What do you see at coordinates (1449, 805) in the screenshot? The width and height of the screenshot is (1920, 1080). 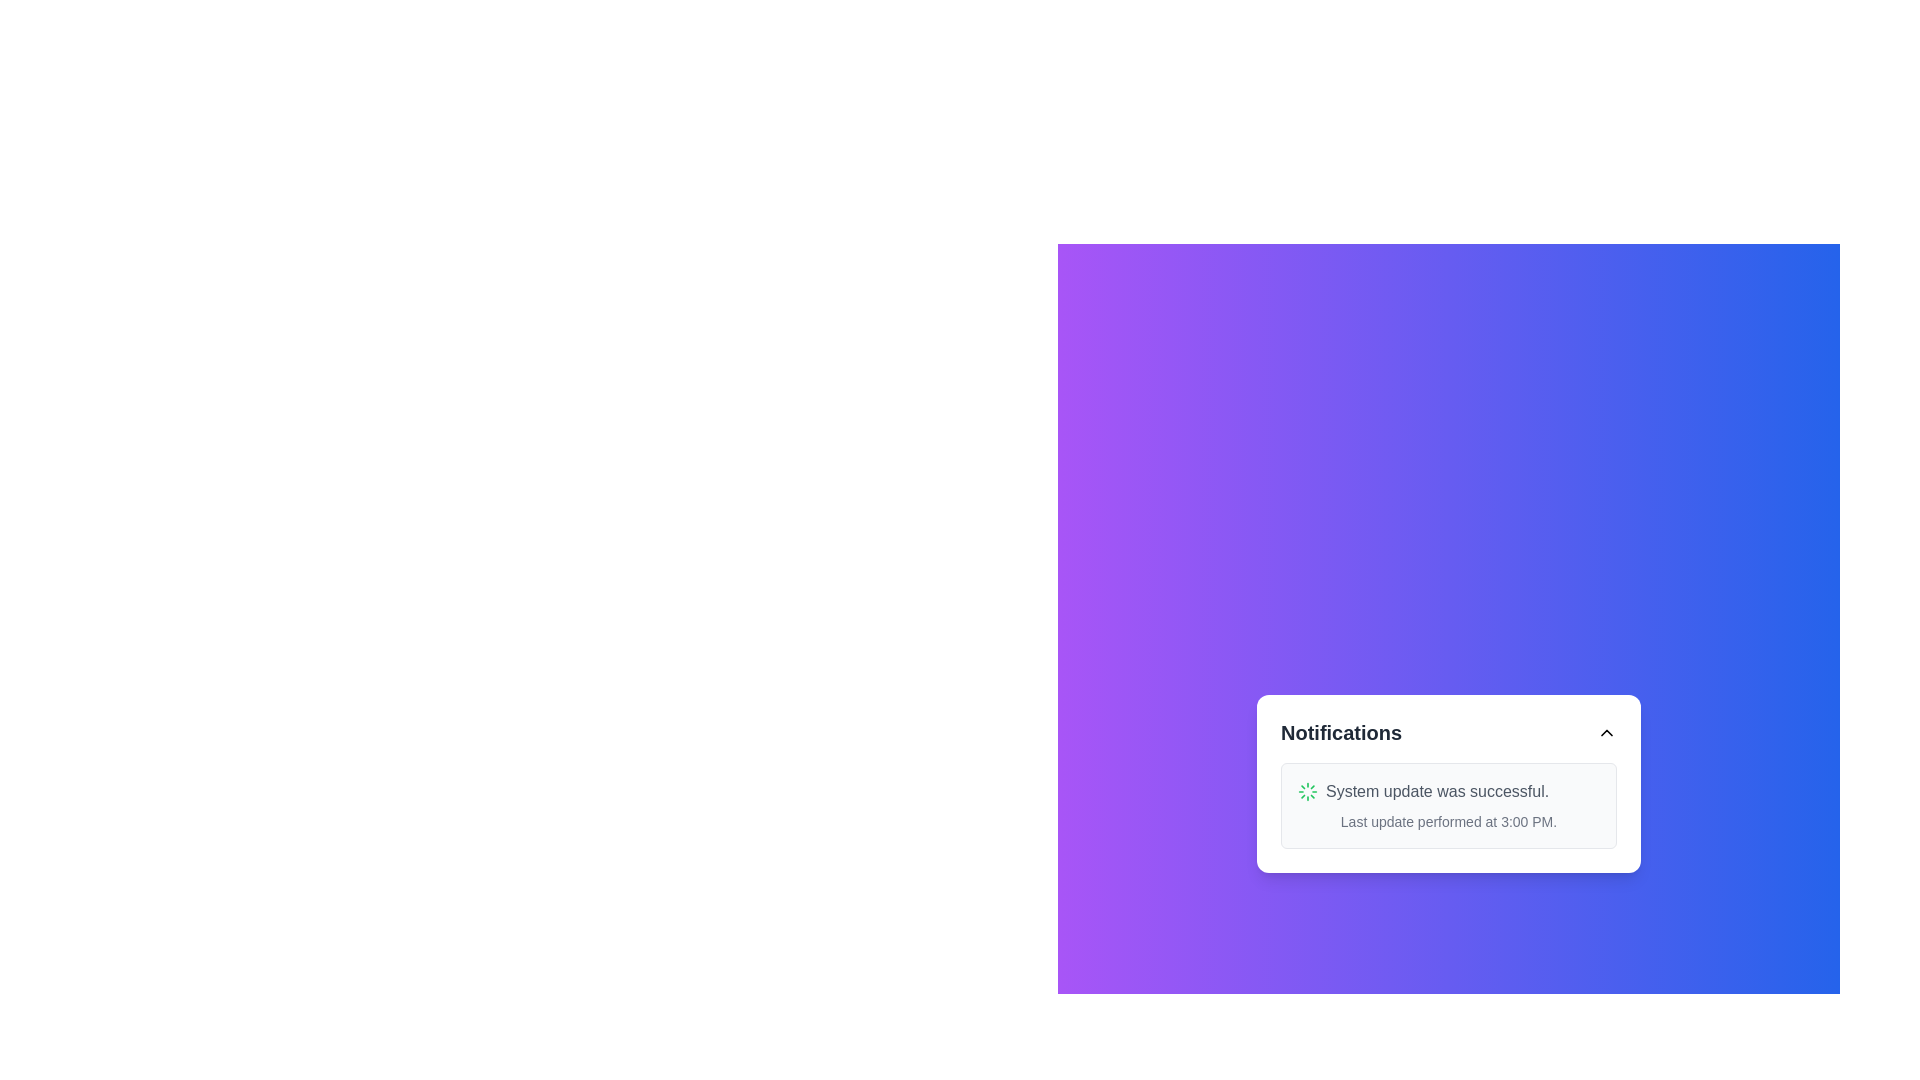 I see `the update information displayed in the Notification card that informs the user about the success of a system update and the exact time it was performed` at bounding box center [1449, 805].